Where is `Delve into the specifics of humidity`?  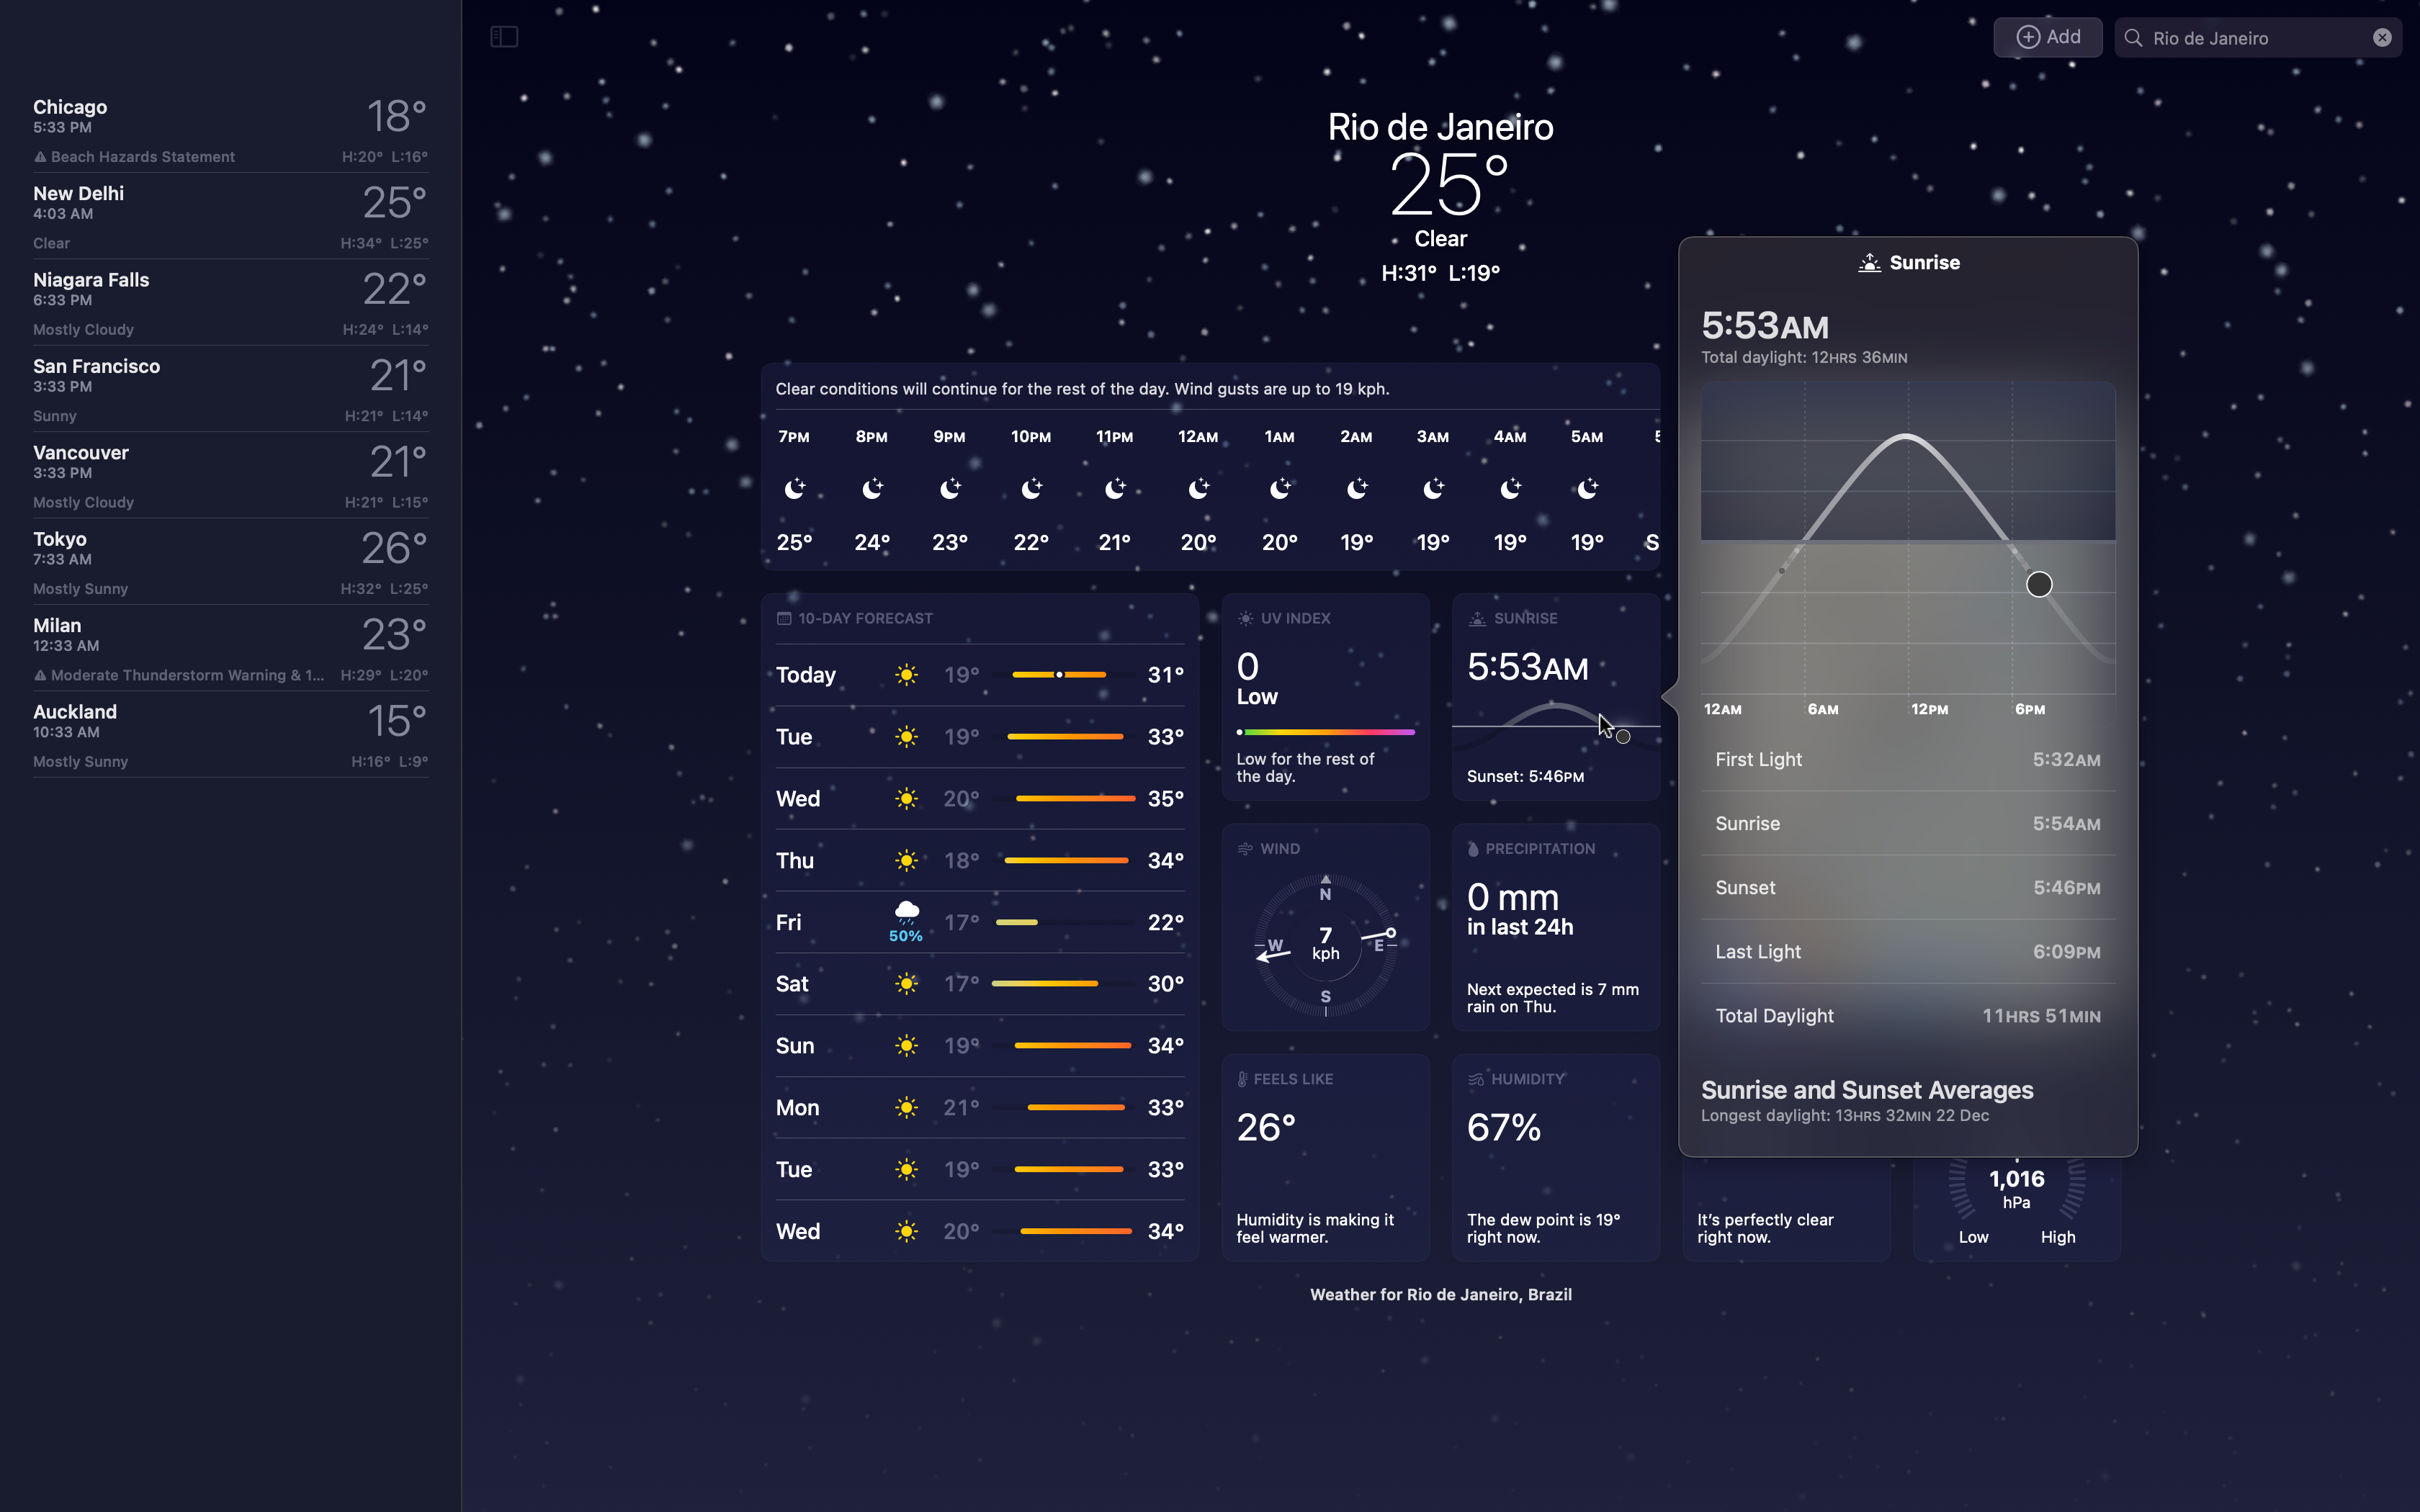 Delve into the specifics of humidity is located at coordinates (1560, 1158).